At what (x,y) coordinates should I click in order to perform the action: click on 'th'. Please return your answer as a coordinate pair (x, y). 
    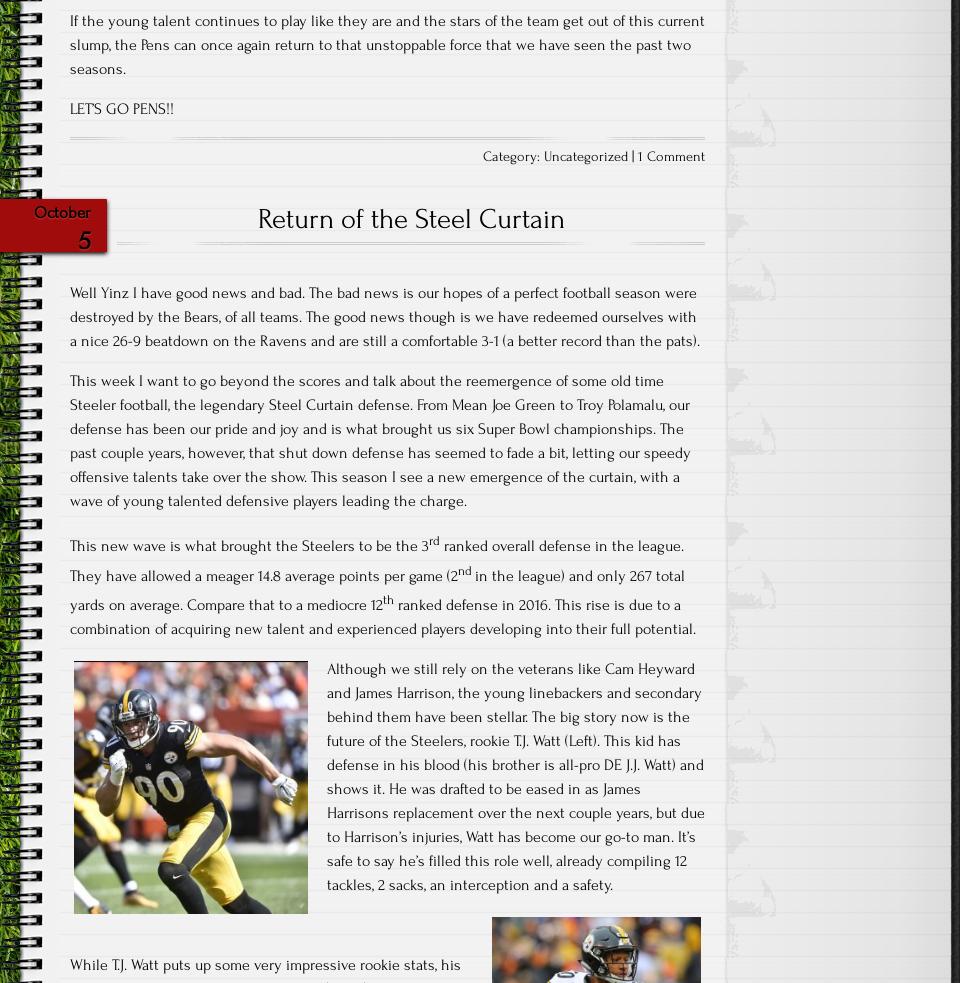
    Looking at the image, I should click on (387, 599).